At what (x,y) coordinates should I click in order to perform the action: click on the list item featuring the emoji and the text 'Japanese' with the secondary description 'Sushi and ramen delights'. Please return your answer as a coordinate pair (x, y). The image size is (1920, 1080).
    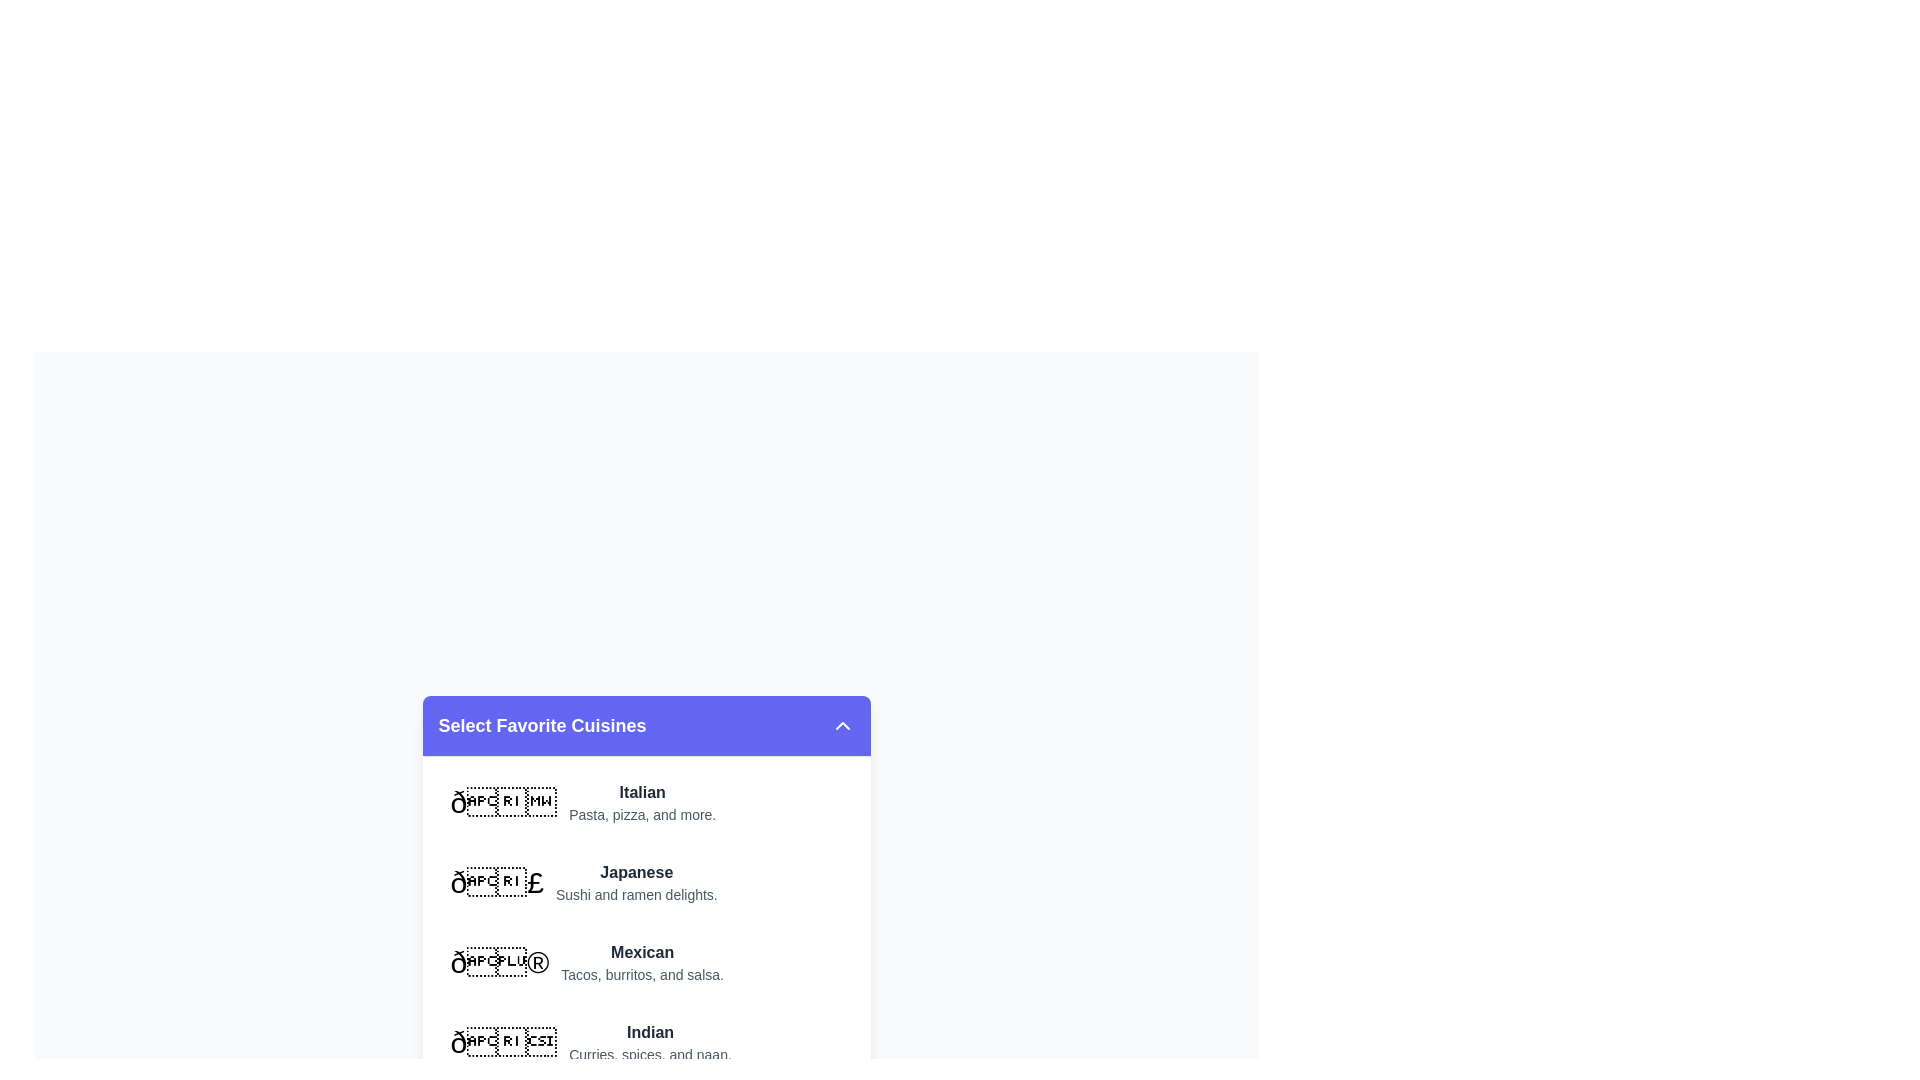
    Looking at the image, I should click on (583, 881).